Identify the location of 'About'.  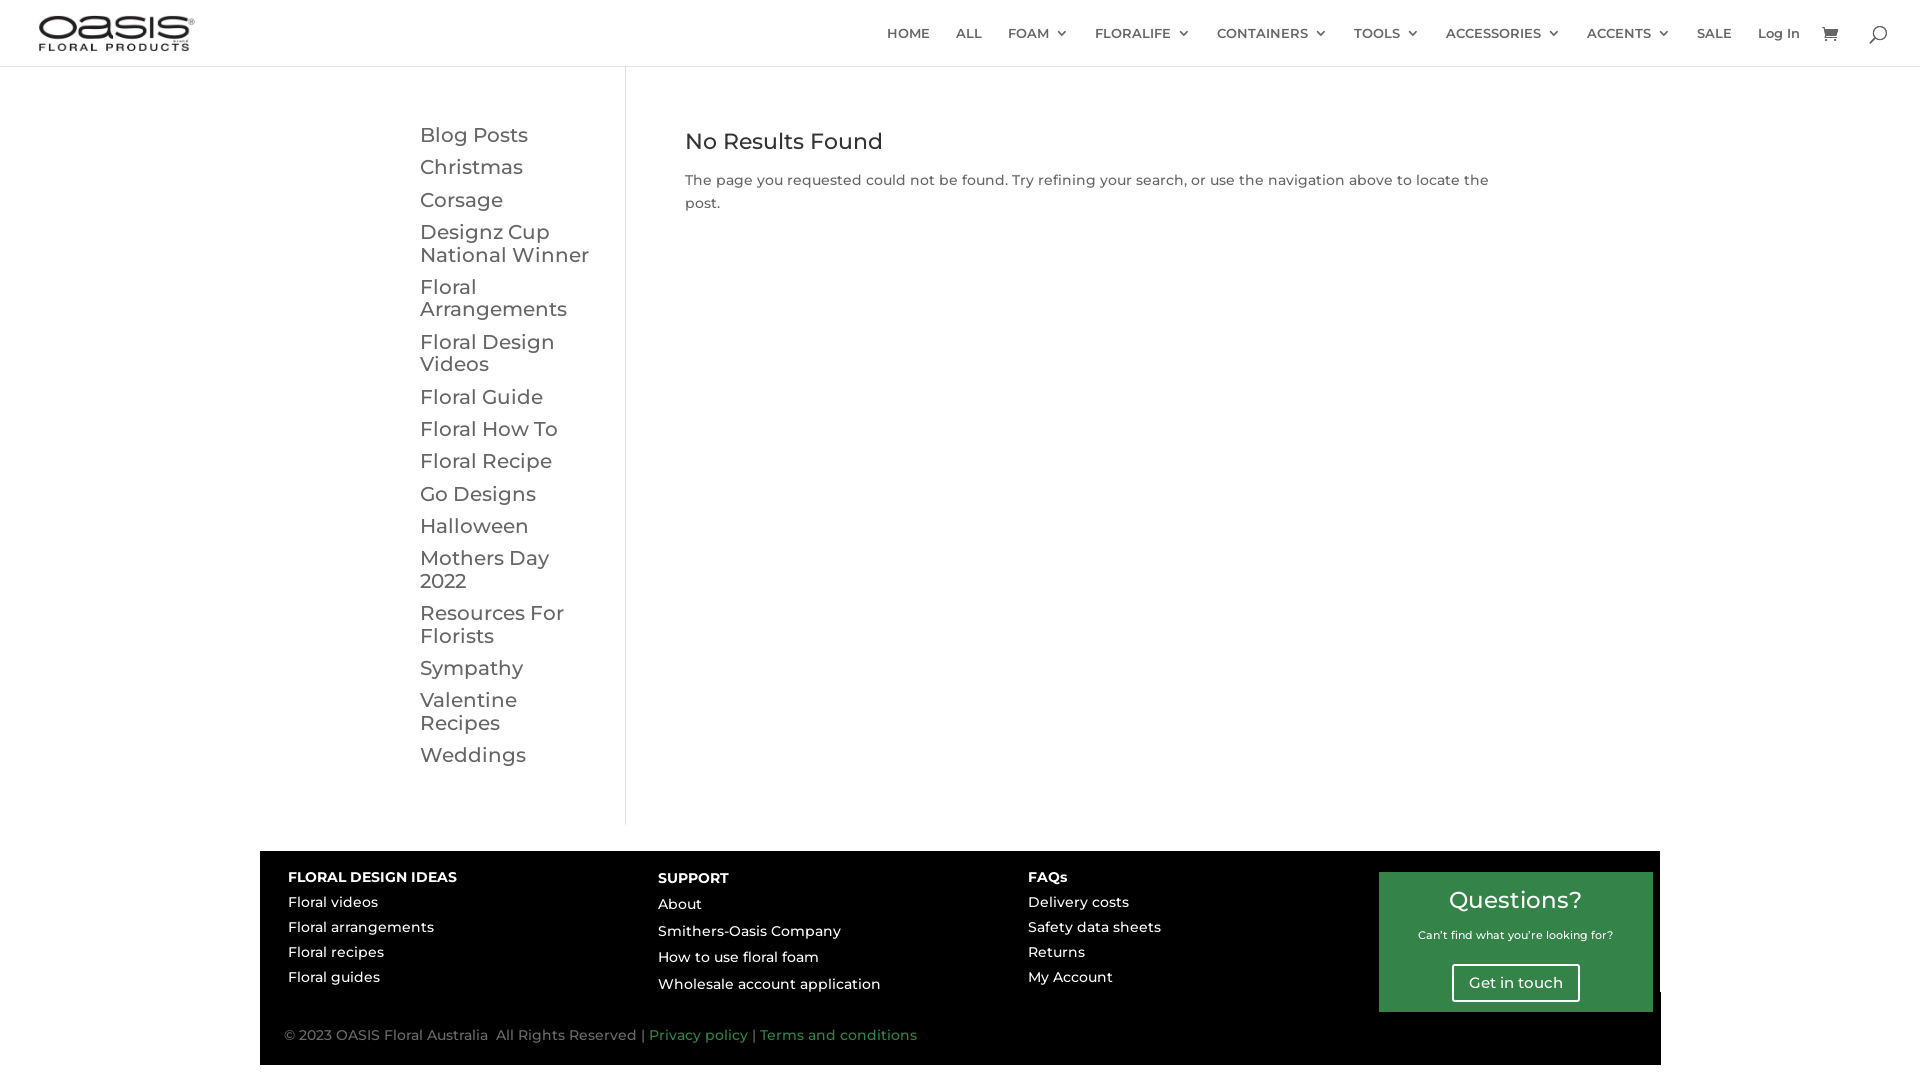
(680, 903).